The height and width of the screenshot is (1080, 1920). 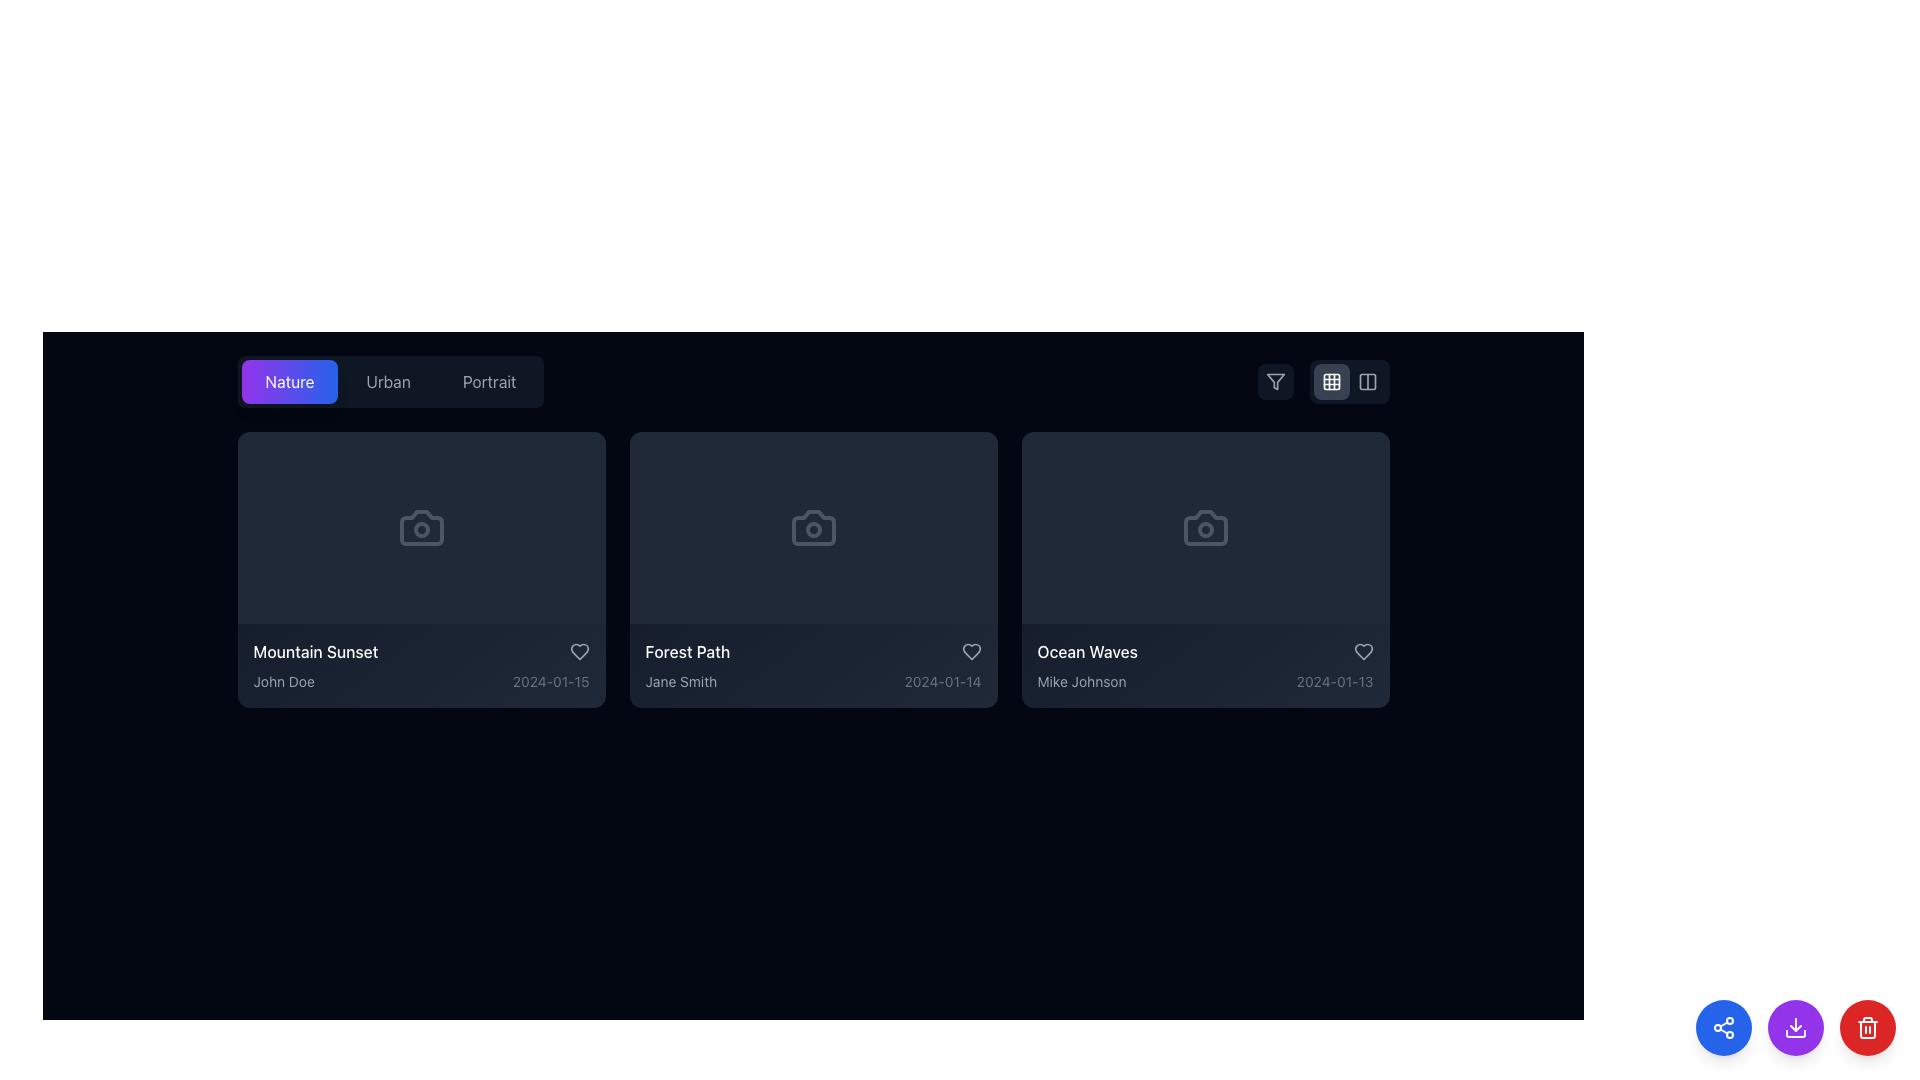 What do you see at coordinates (1081, 681) in the screenshot?
I see `text label indicating the author or associated person's name for the 'Ocean Waves' item, located below the title and aligned with the date label '2024-01-13'` at bounding box center [1081, 681].